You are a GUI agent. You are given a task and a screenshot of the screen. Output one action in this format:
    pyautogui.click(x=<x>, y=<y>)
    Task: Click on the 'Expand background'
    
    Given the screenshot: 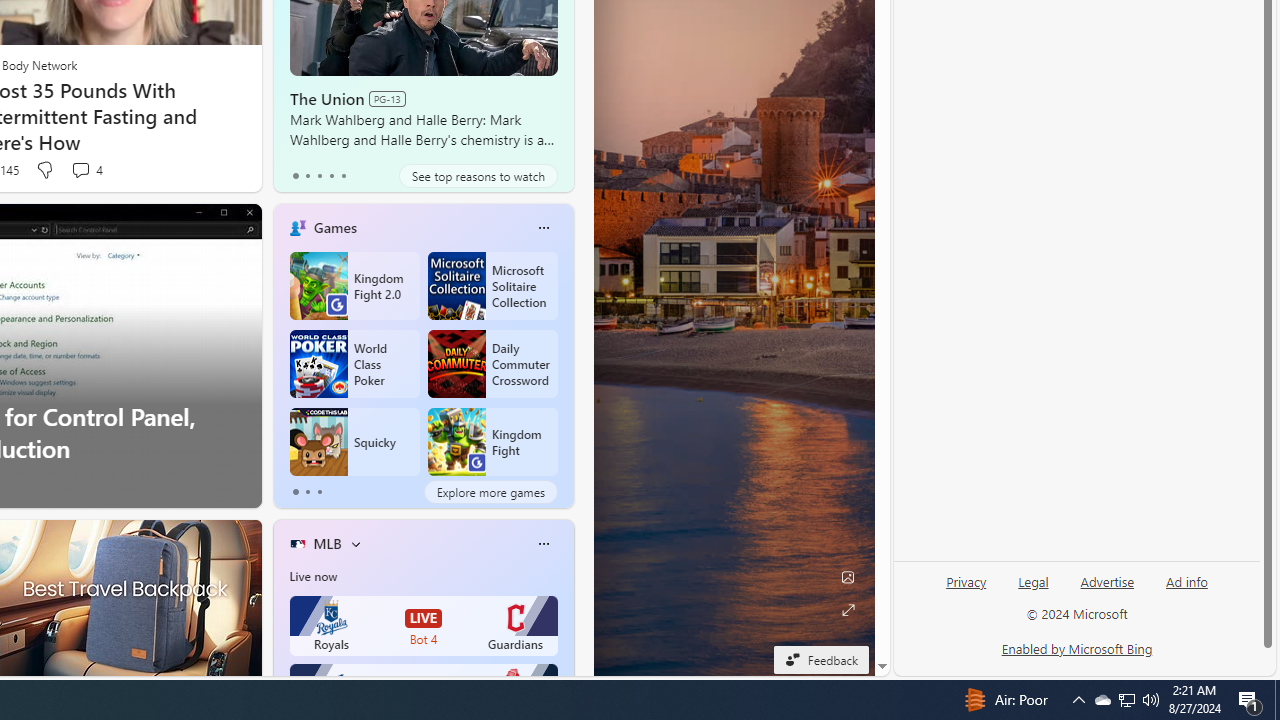 What is the action you would take?
    pyautogui.click(x=848, y=609)
    